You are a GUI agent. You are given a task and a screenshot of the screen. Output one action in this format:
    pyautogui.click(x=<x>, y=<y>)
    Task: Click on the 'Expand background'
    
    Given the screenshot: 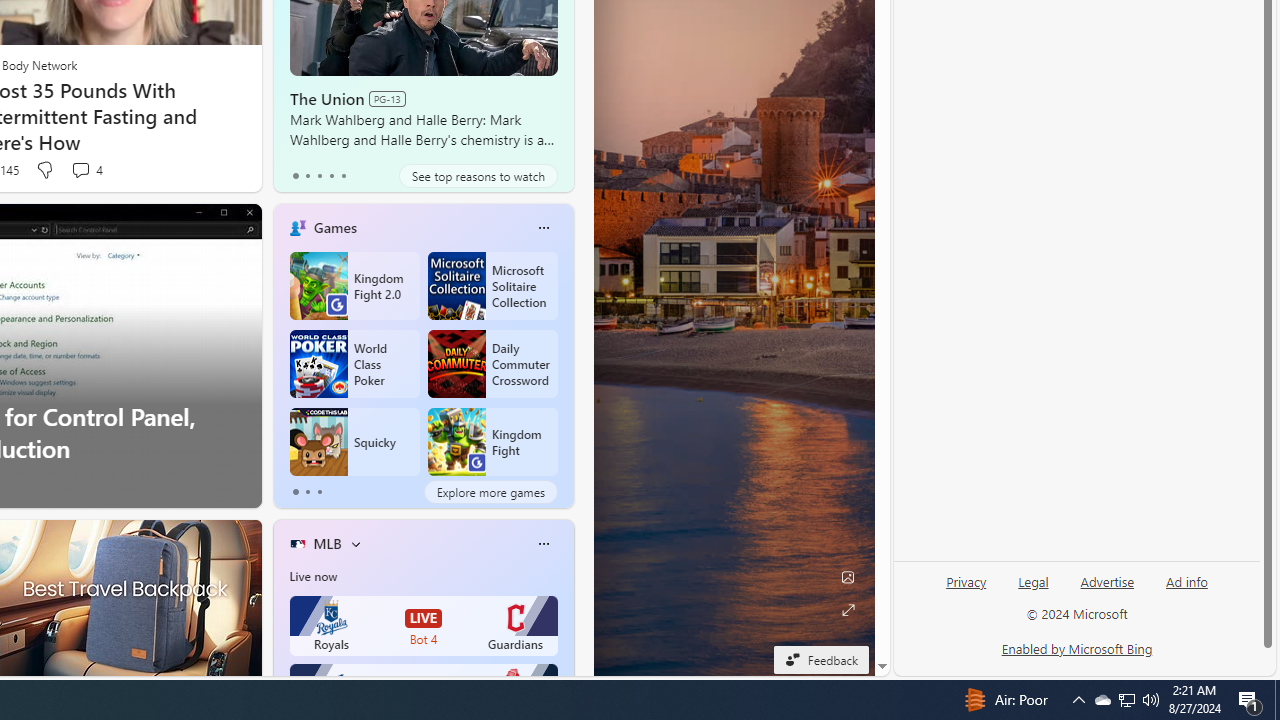 What is the action you would take?
    pyautogui.click(x=848, y=609)
    